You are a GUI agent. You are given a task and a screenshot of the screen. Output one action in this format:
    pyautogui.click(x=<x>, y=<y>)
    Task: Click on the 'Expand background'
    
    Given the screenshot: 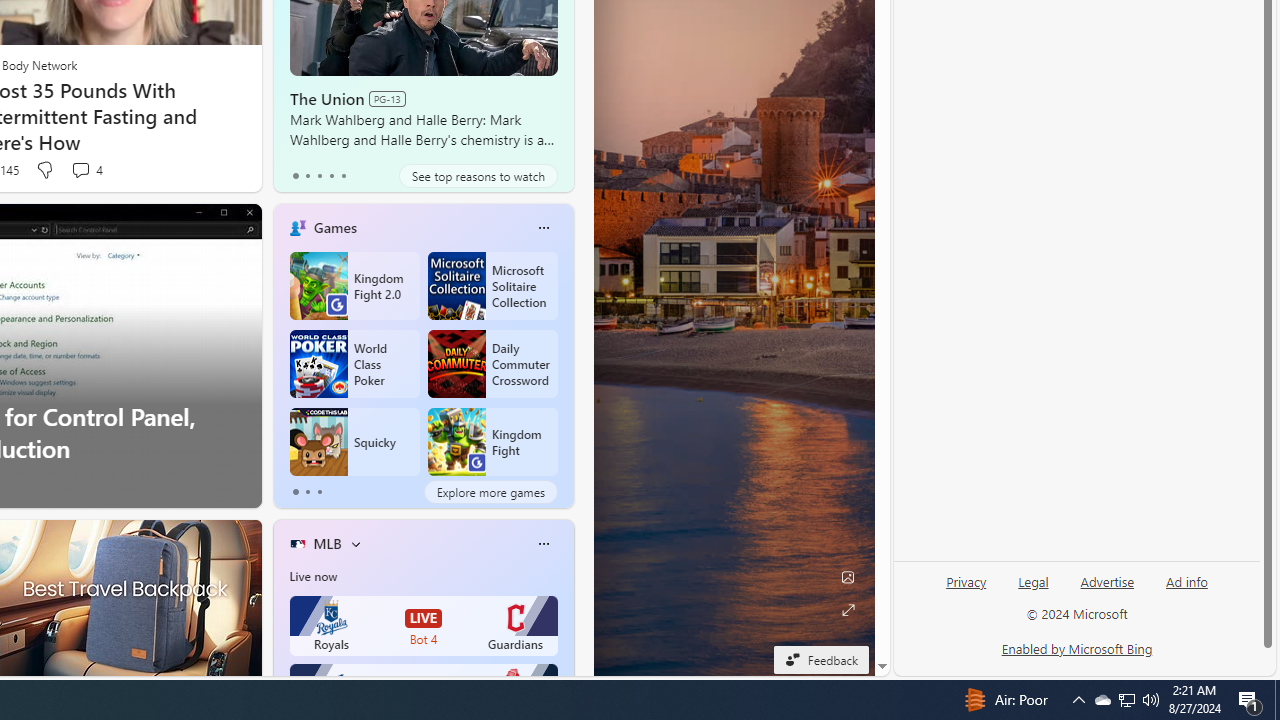 What is the action you would take?
    pyautogui.click(x=848, y=609)
    